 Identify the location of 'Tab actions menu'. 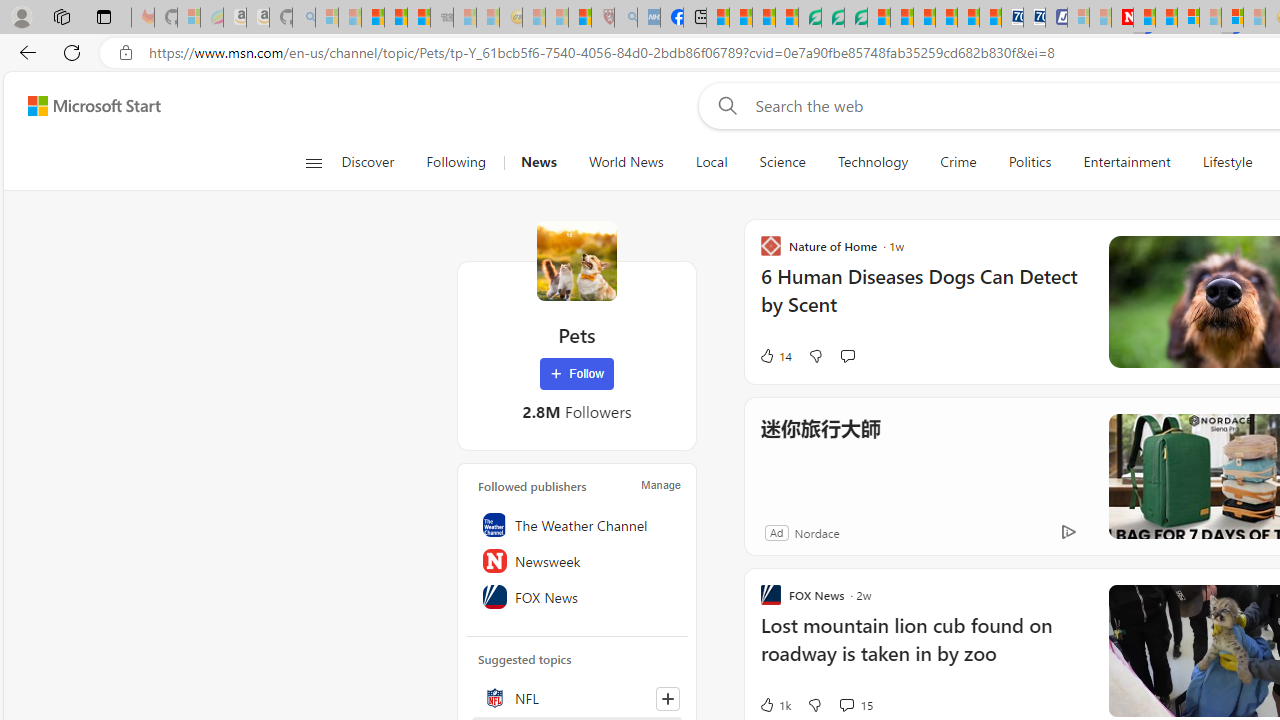
(103, 16).